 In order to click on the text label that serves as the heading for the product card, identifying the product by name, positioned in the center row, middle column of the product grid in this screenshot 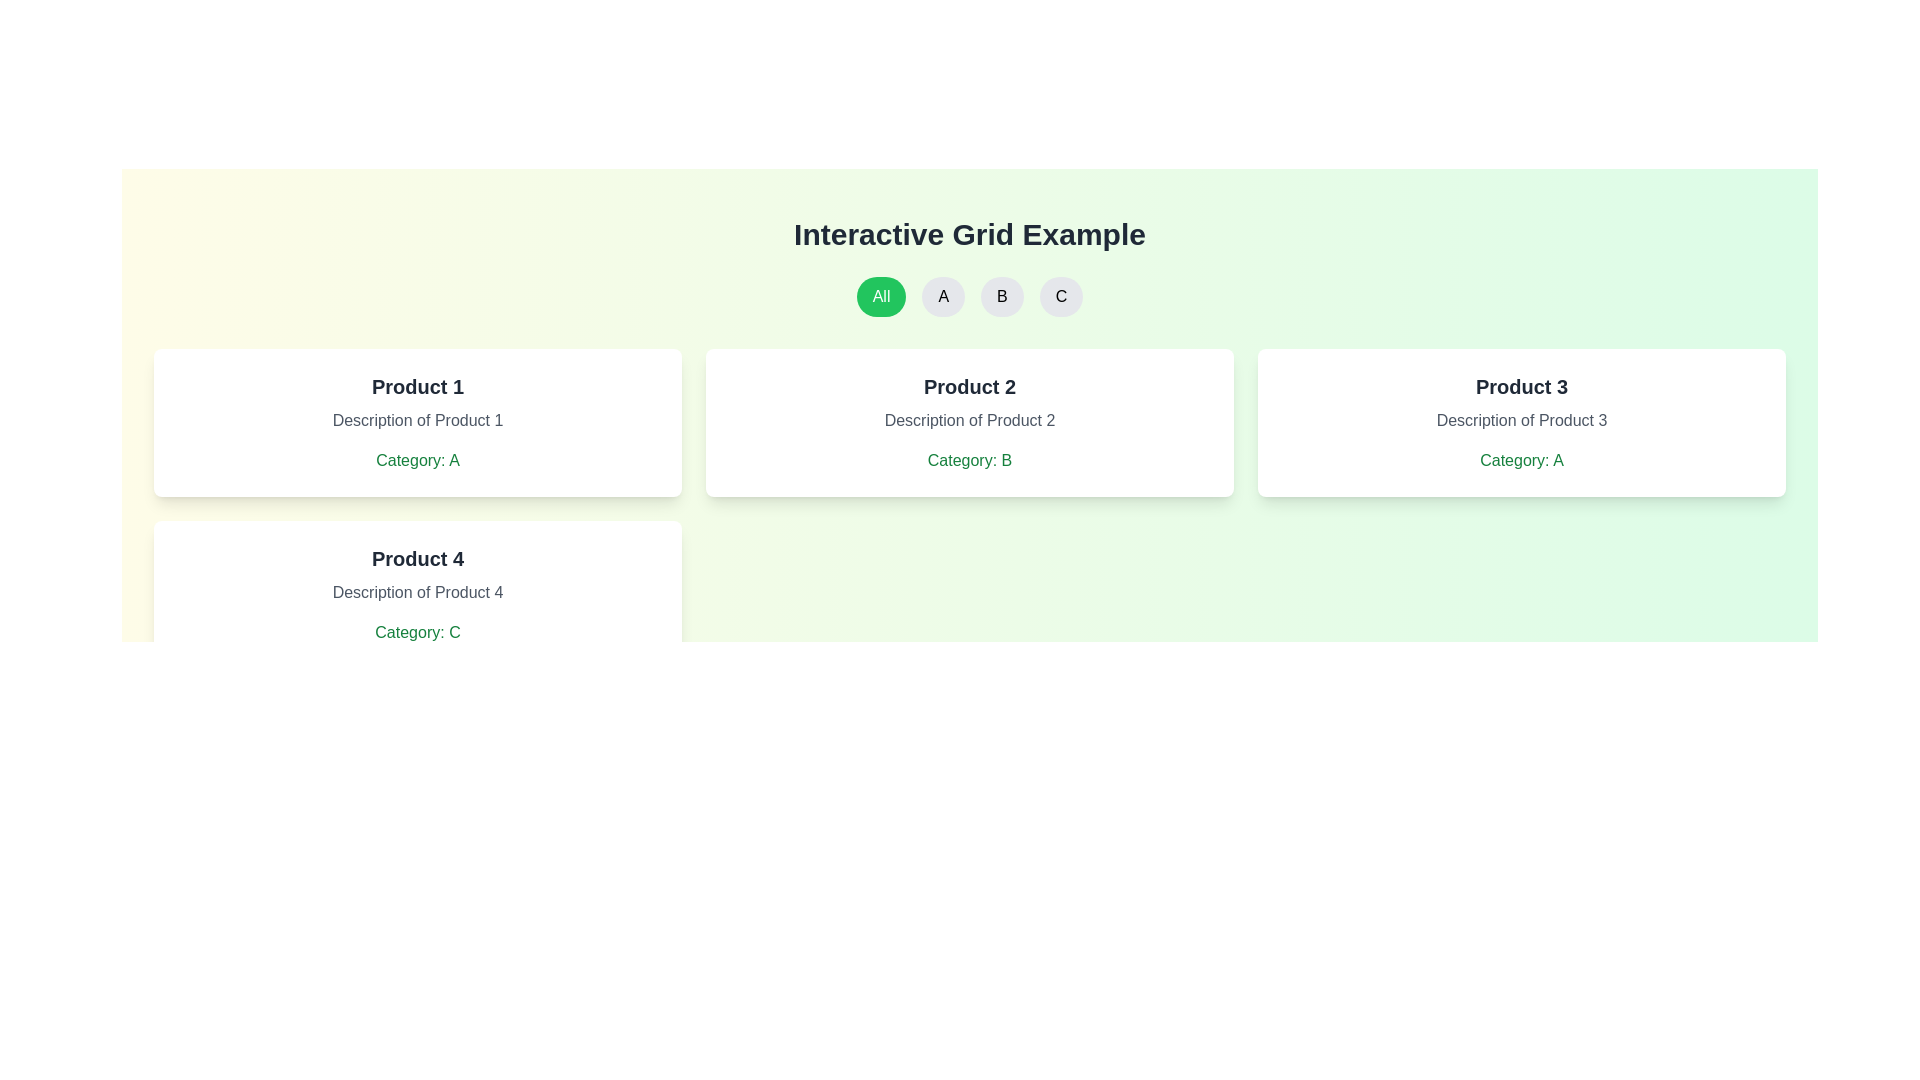, I will do `click(969, 386)`.